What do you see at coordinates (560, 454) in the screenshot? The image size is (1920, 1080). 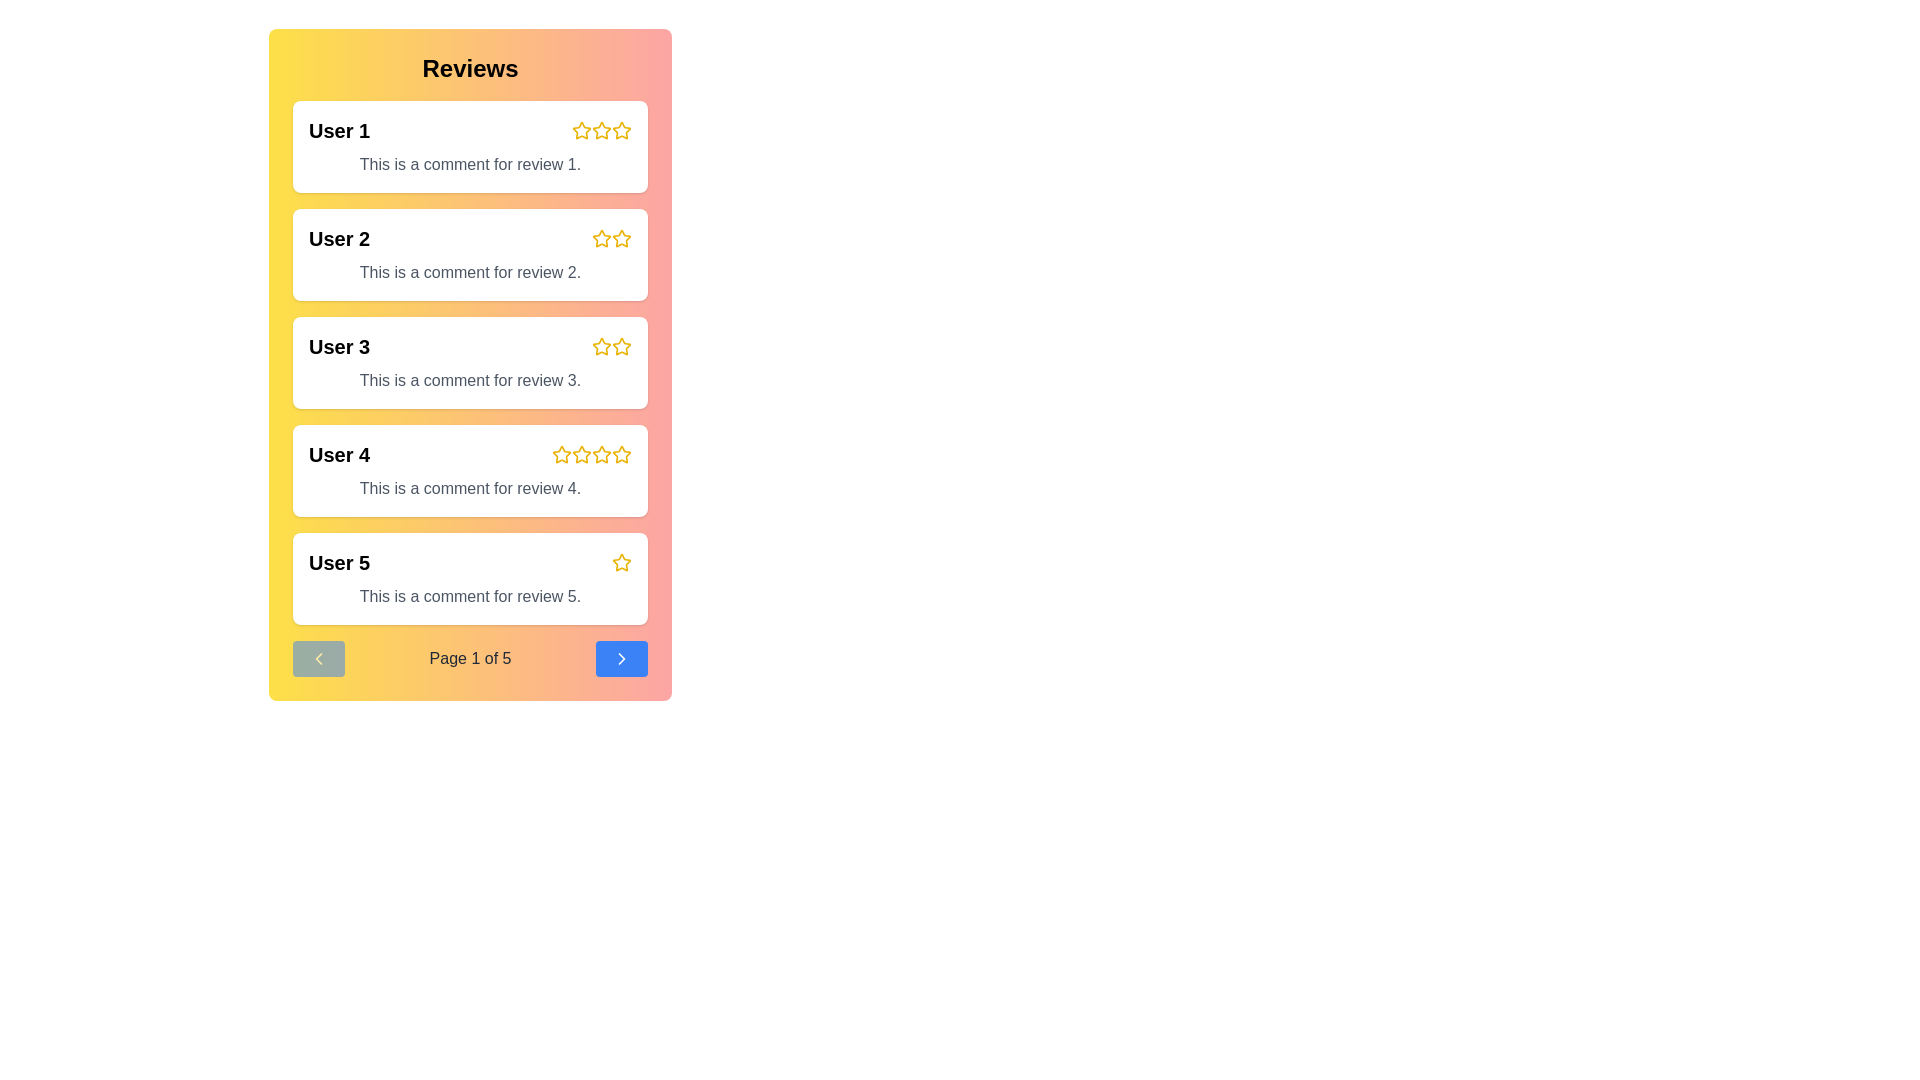 I see `the fourth rating star icon in the rating section for User 4's review` at bounding box center [560, 454].